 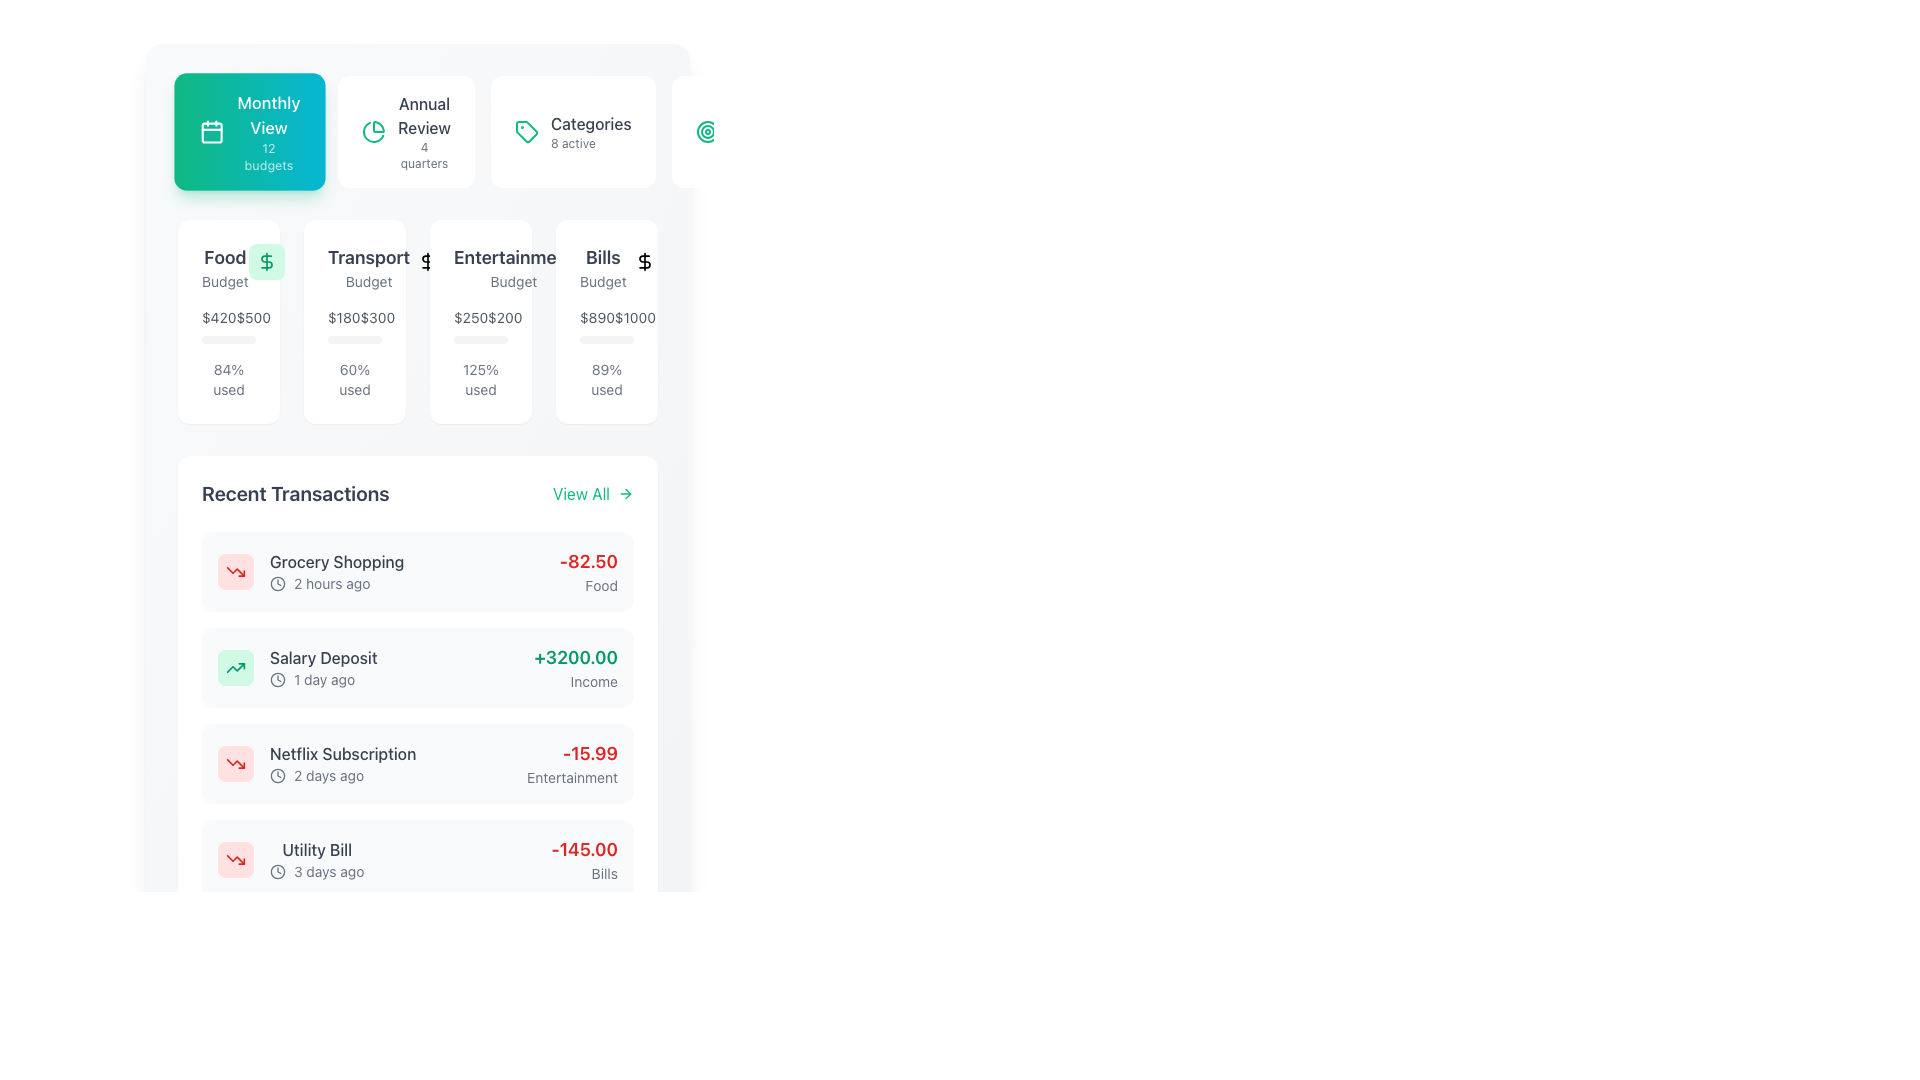 I want to click on the static text label displaying '1 day ago' with the gray clock icon, located below 'Salary Deposit' in the 'Recent Transactions' section, so click(x=323, y=678).